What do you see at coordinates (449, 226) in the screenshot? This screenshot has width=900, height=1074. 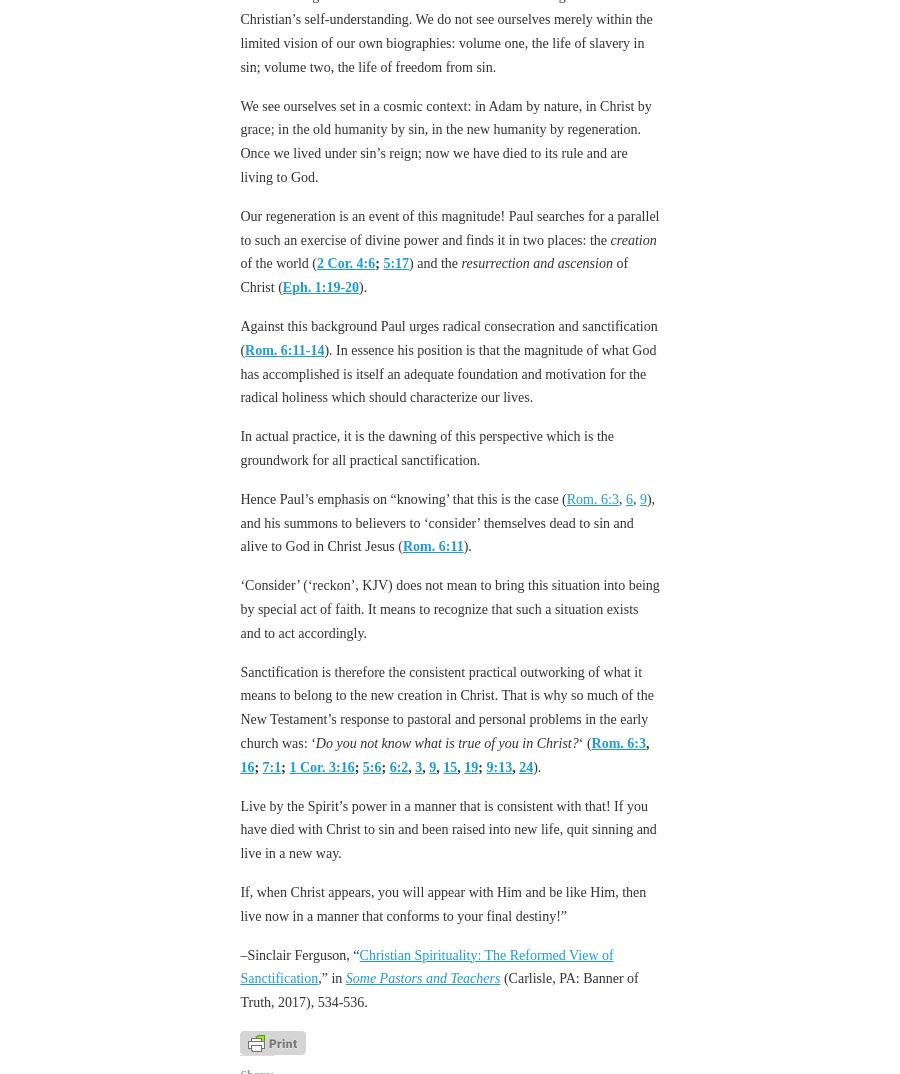 I see `'Our regeneration is an event of this magnitude! Paul searches for a parallel to such an exercise of divine power and finds it in two places: the'` at bounding box center [449, 226].